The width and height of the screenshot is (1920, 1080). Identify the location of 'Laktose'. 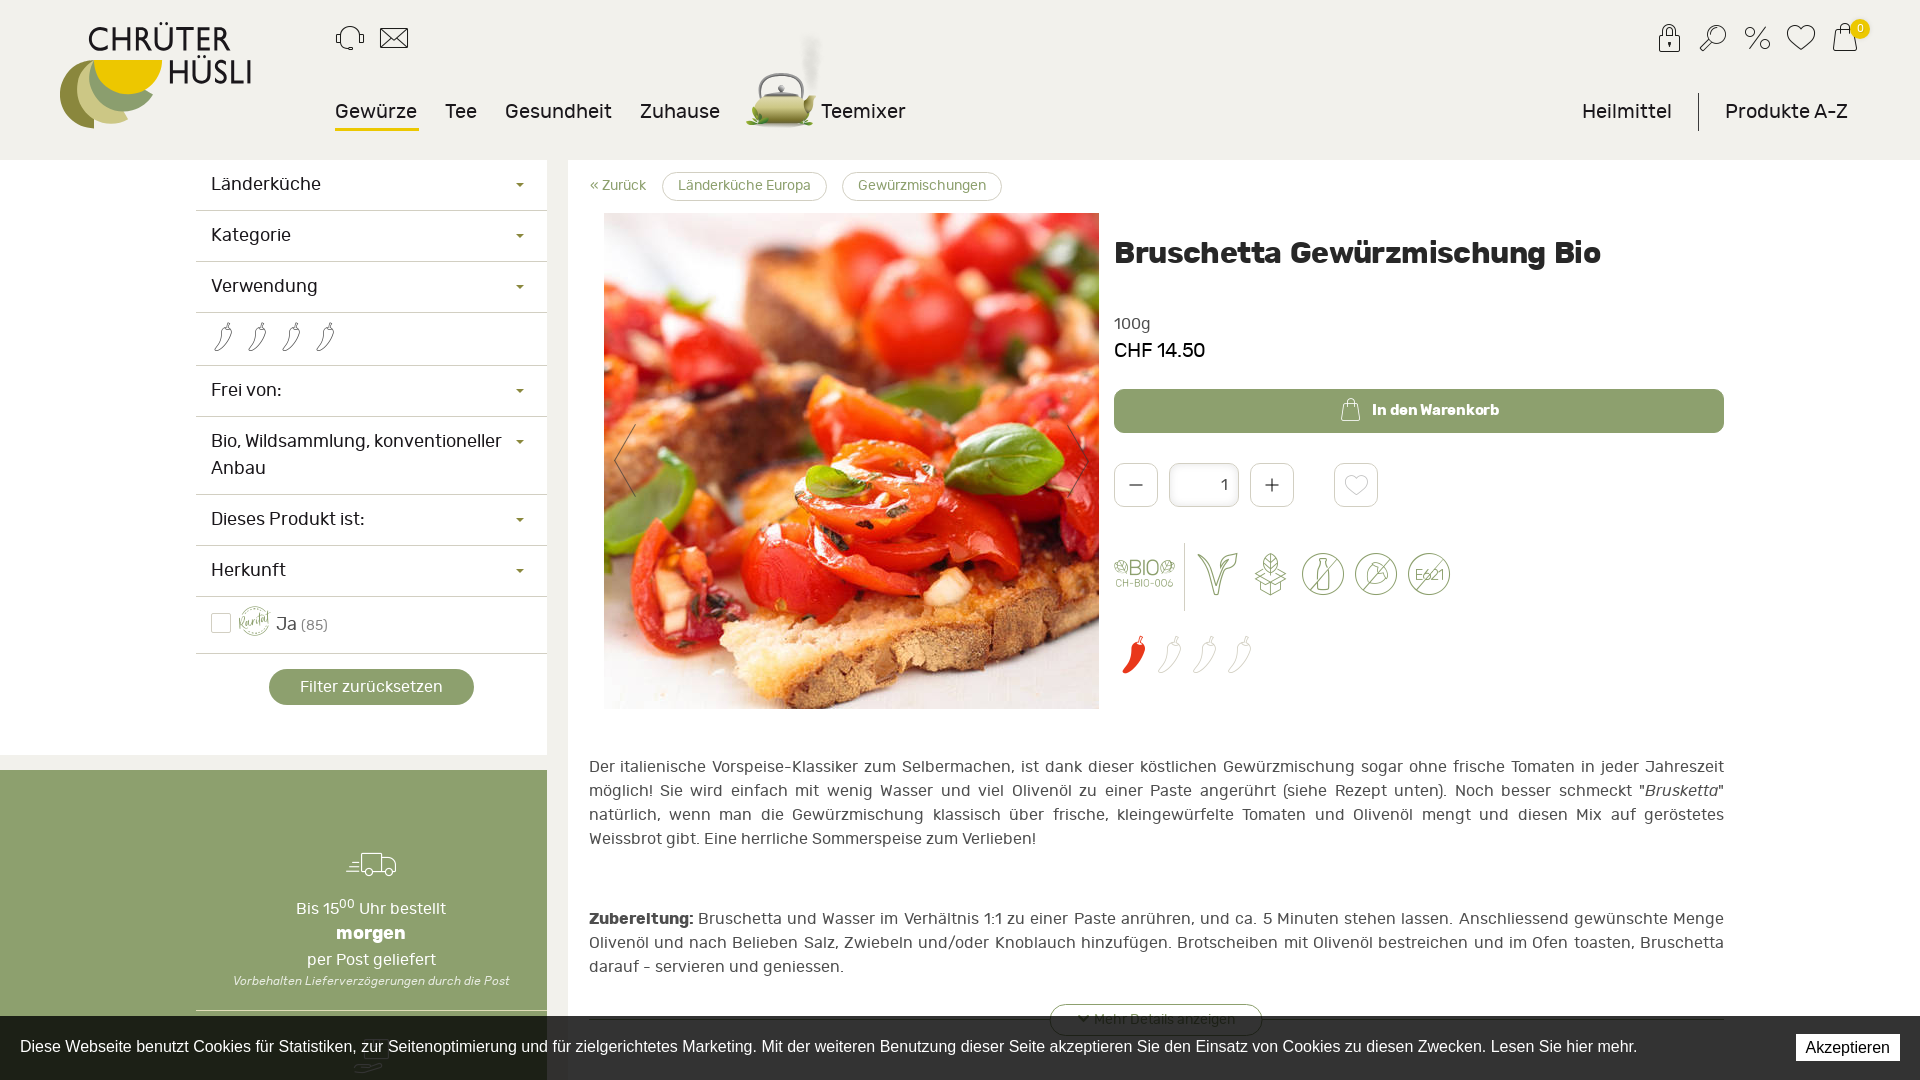
(1323, 577).